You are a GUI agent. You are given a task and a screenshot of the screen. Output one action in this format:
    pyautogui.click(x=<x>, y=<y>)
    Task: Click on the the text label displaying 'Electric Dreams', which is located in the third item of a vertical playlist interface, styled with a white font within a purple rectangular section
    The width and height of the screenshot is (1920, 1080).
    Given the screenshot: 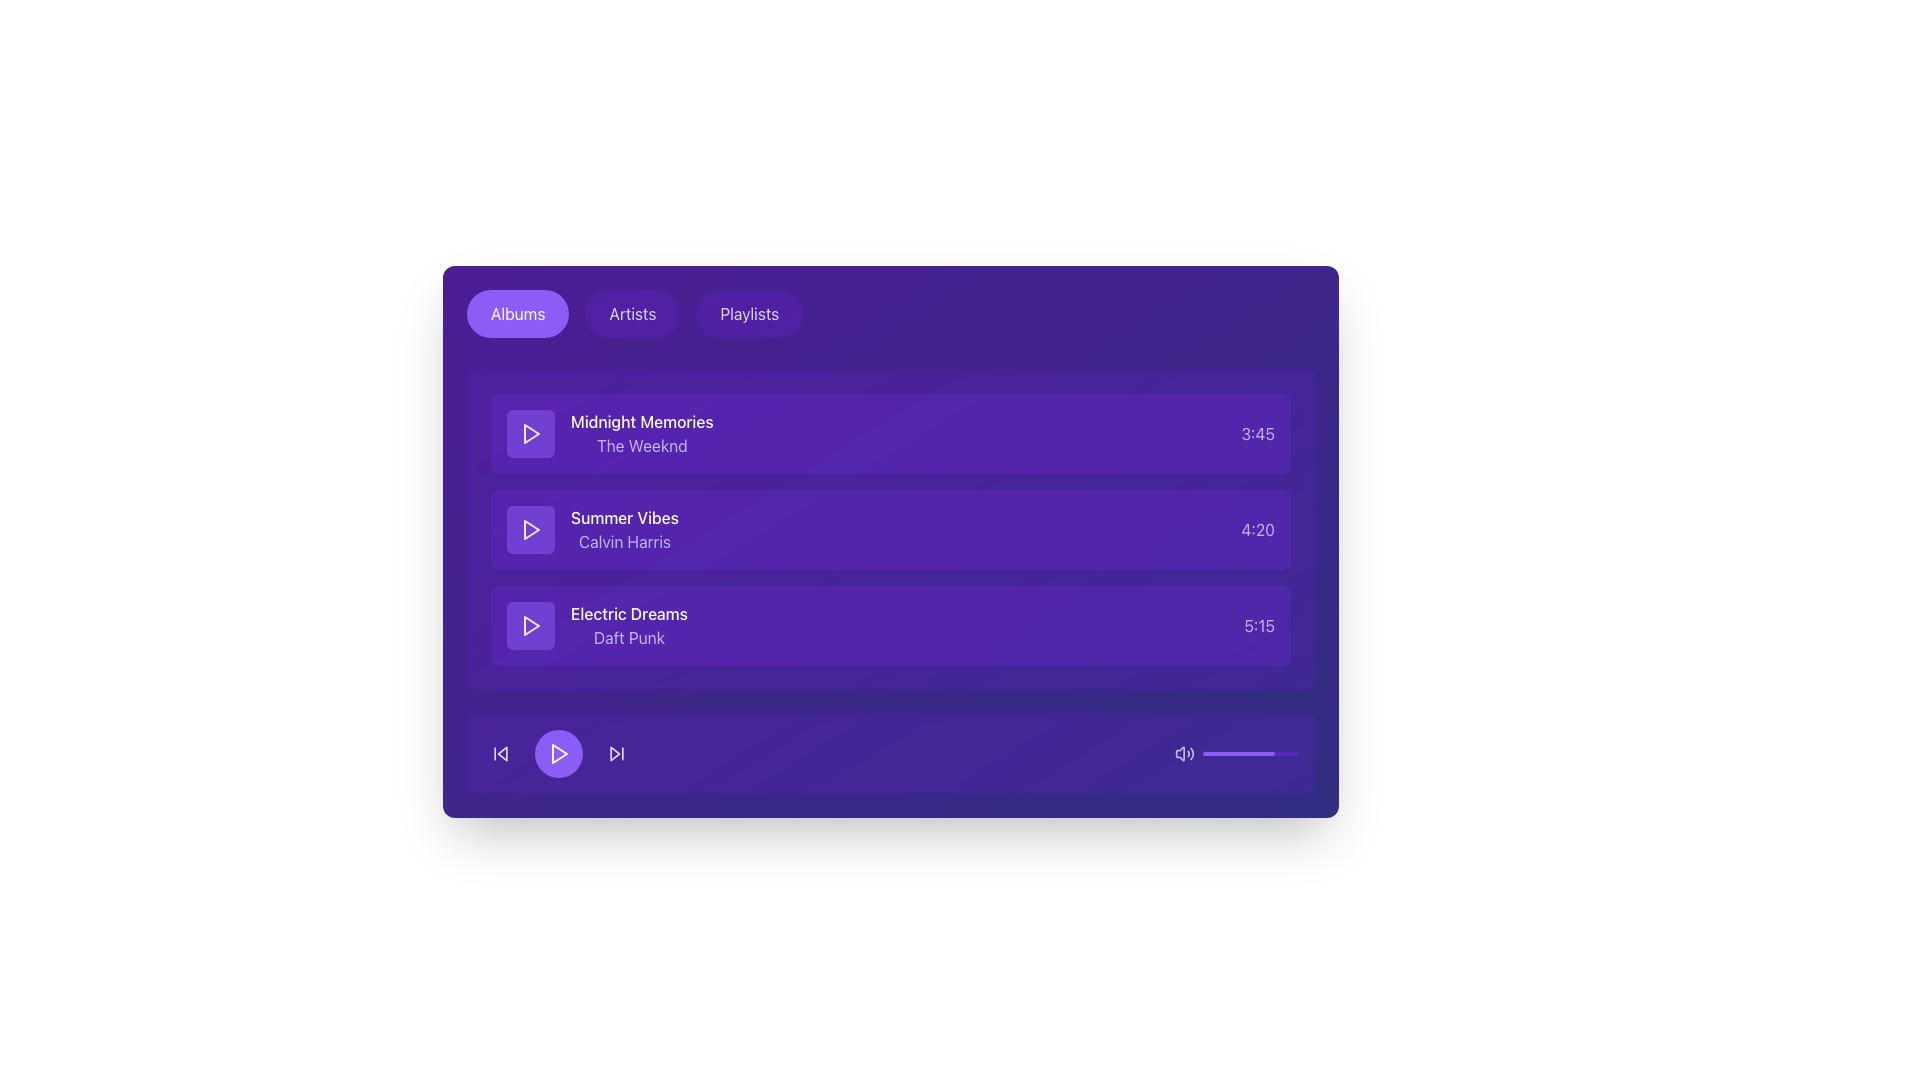 What is the action you would take?
    pyautogui.click(x=628, y=612)
    